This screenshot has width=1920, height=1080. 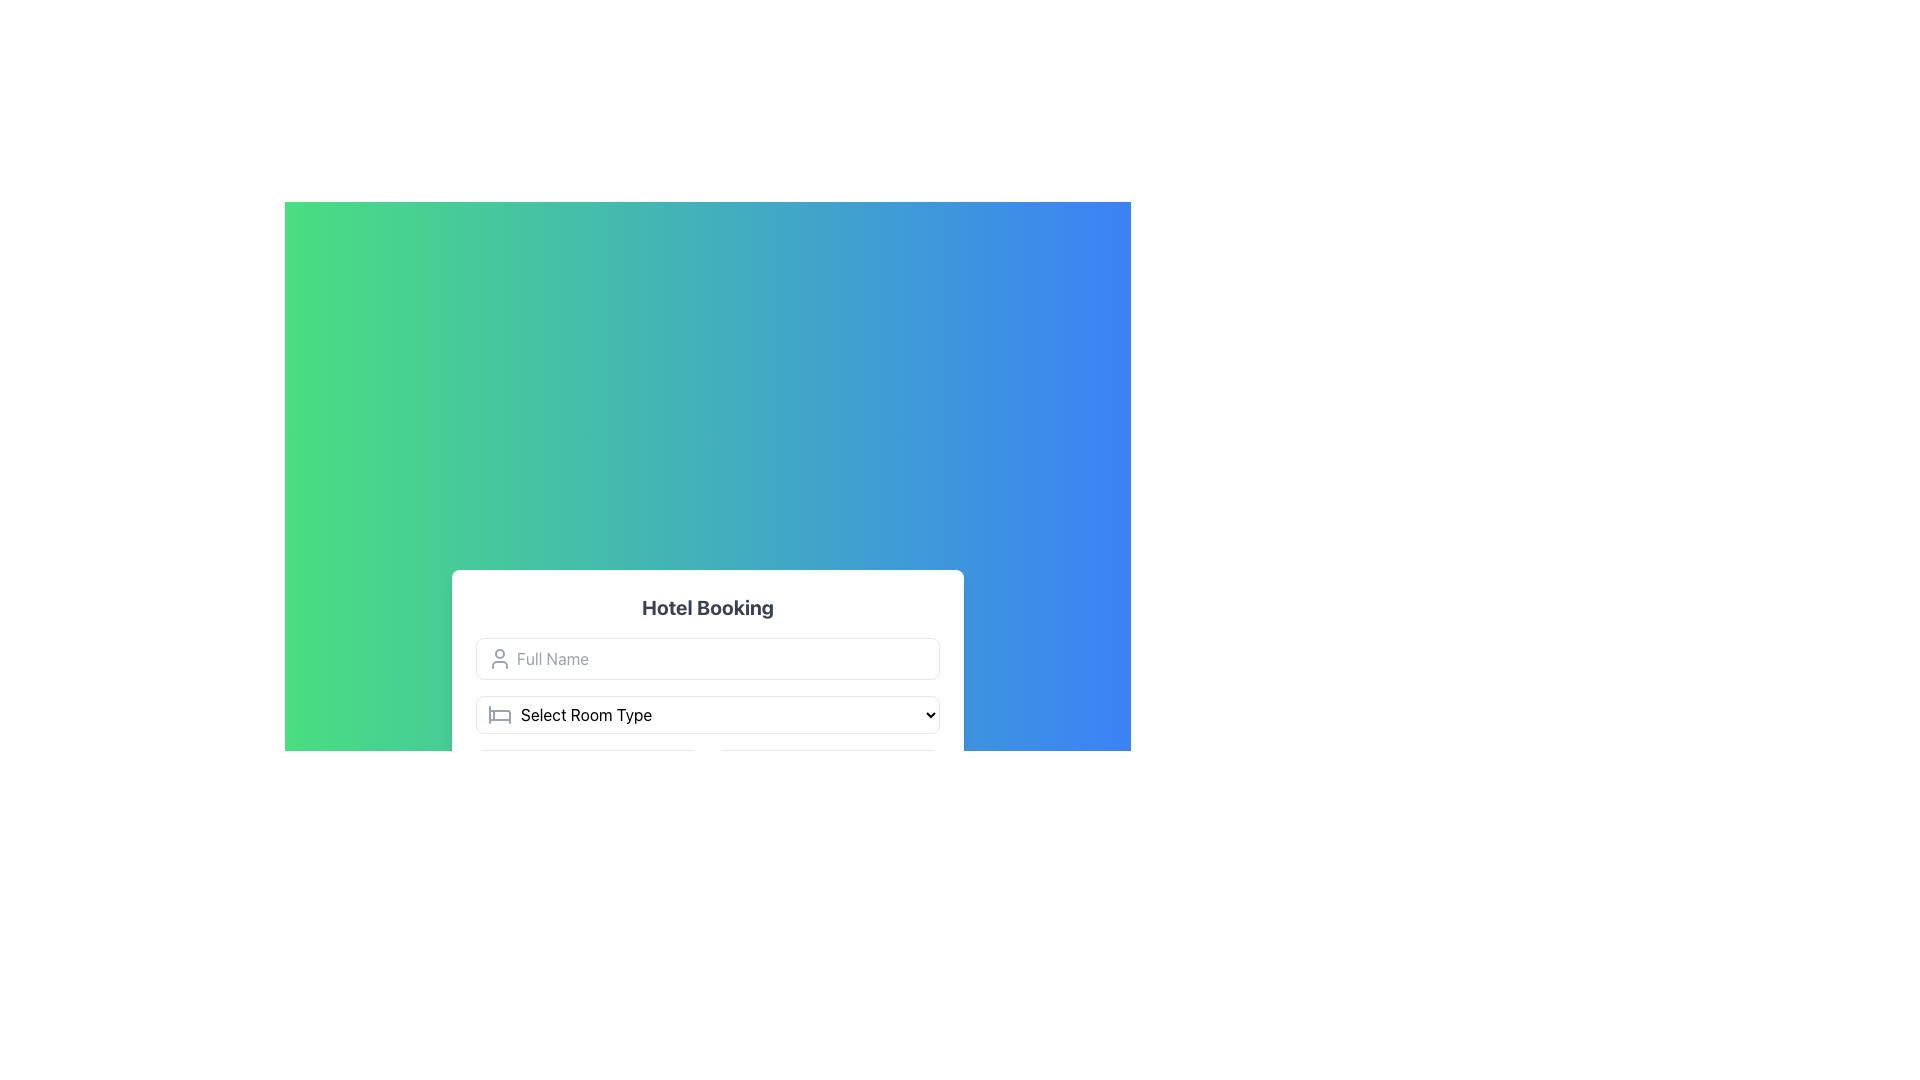 I want to click on the icon located to the left of the 'Full Name' input field, so click(x=499, y=659).